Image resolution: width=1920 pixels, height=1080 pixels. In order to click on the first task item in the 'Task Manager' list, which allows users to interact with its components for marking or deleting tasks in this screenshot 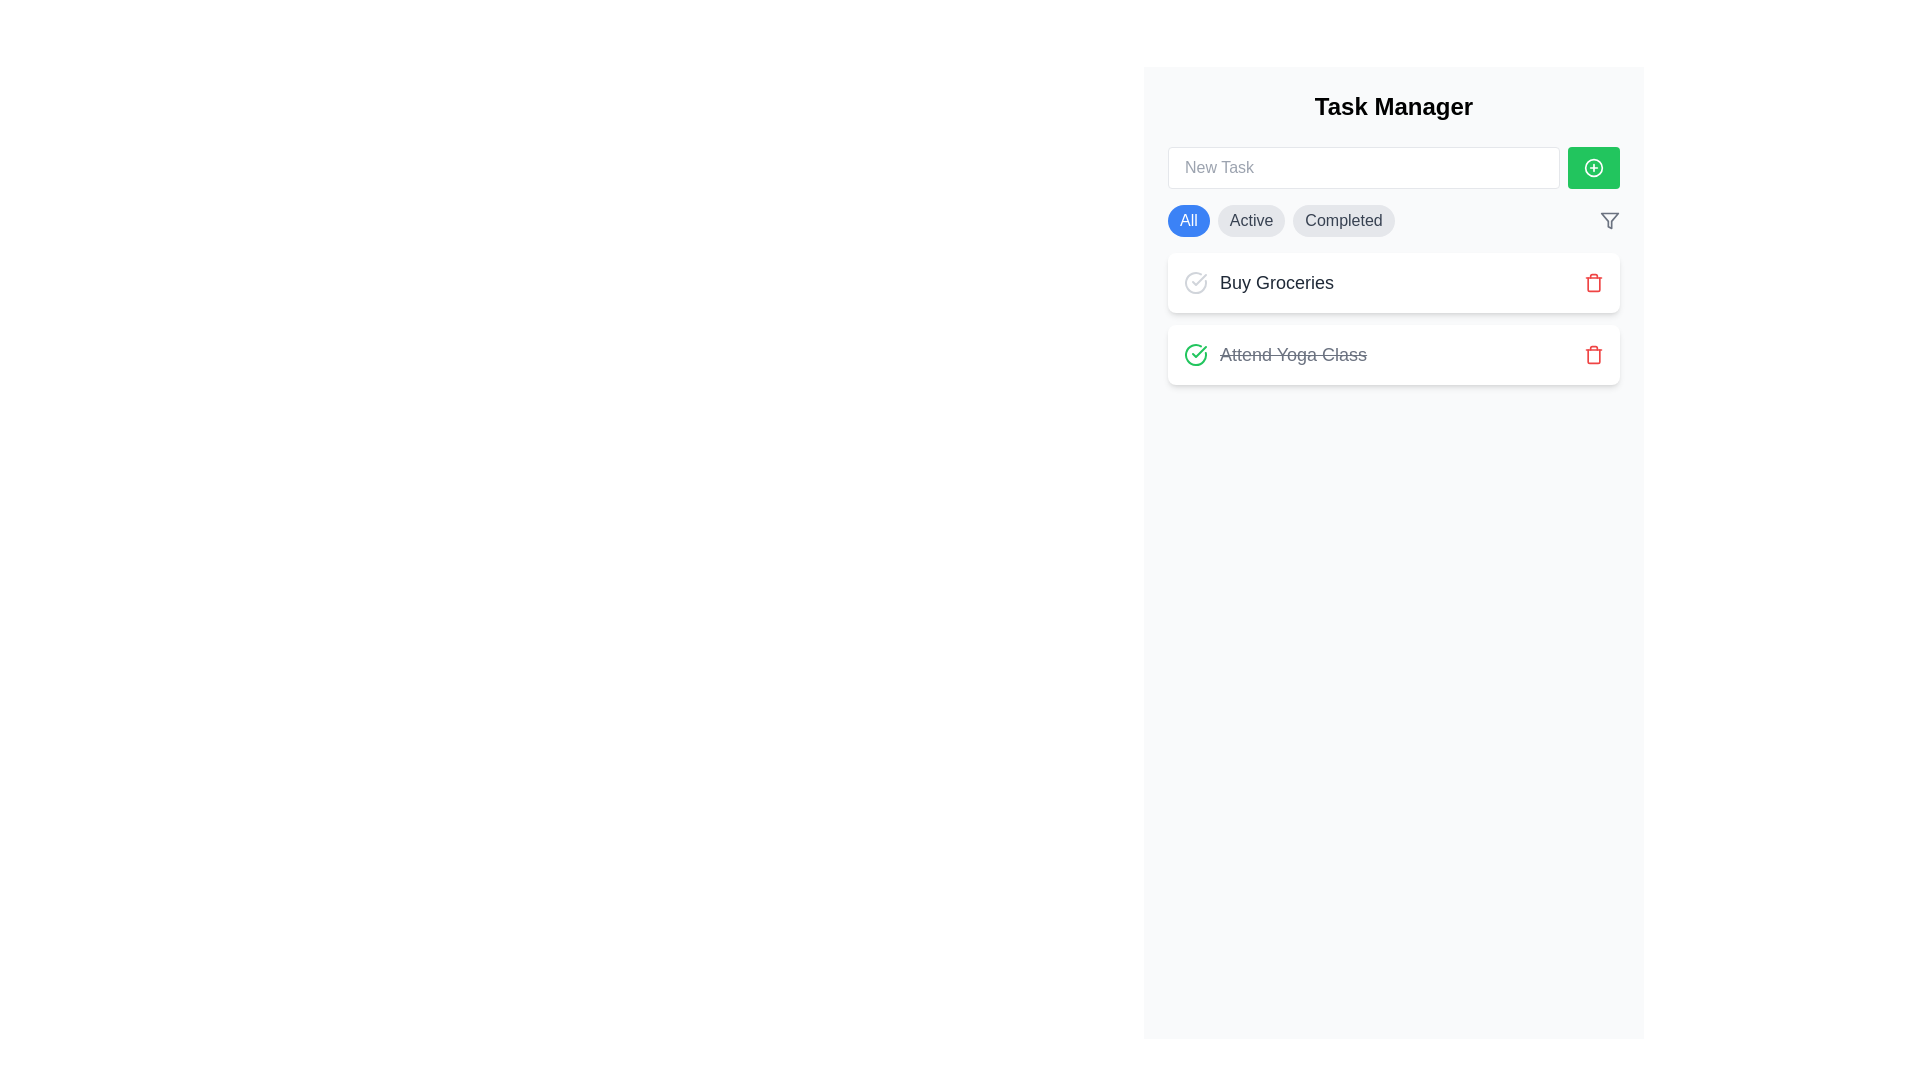, I will do `click(1257, 282)`.